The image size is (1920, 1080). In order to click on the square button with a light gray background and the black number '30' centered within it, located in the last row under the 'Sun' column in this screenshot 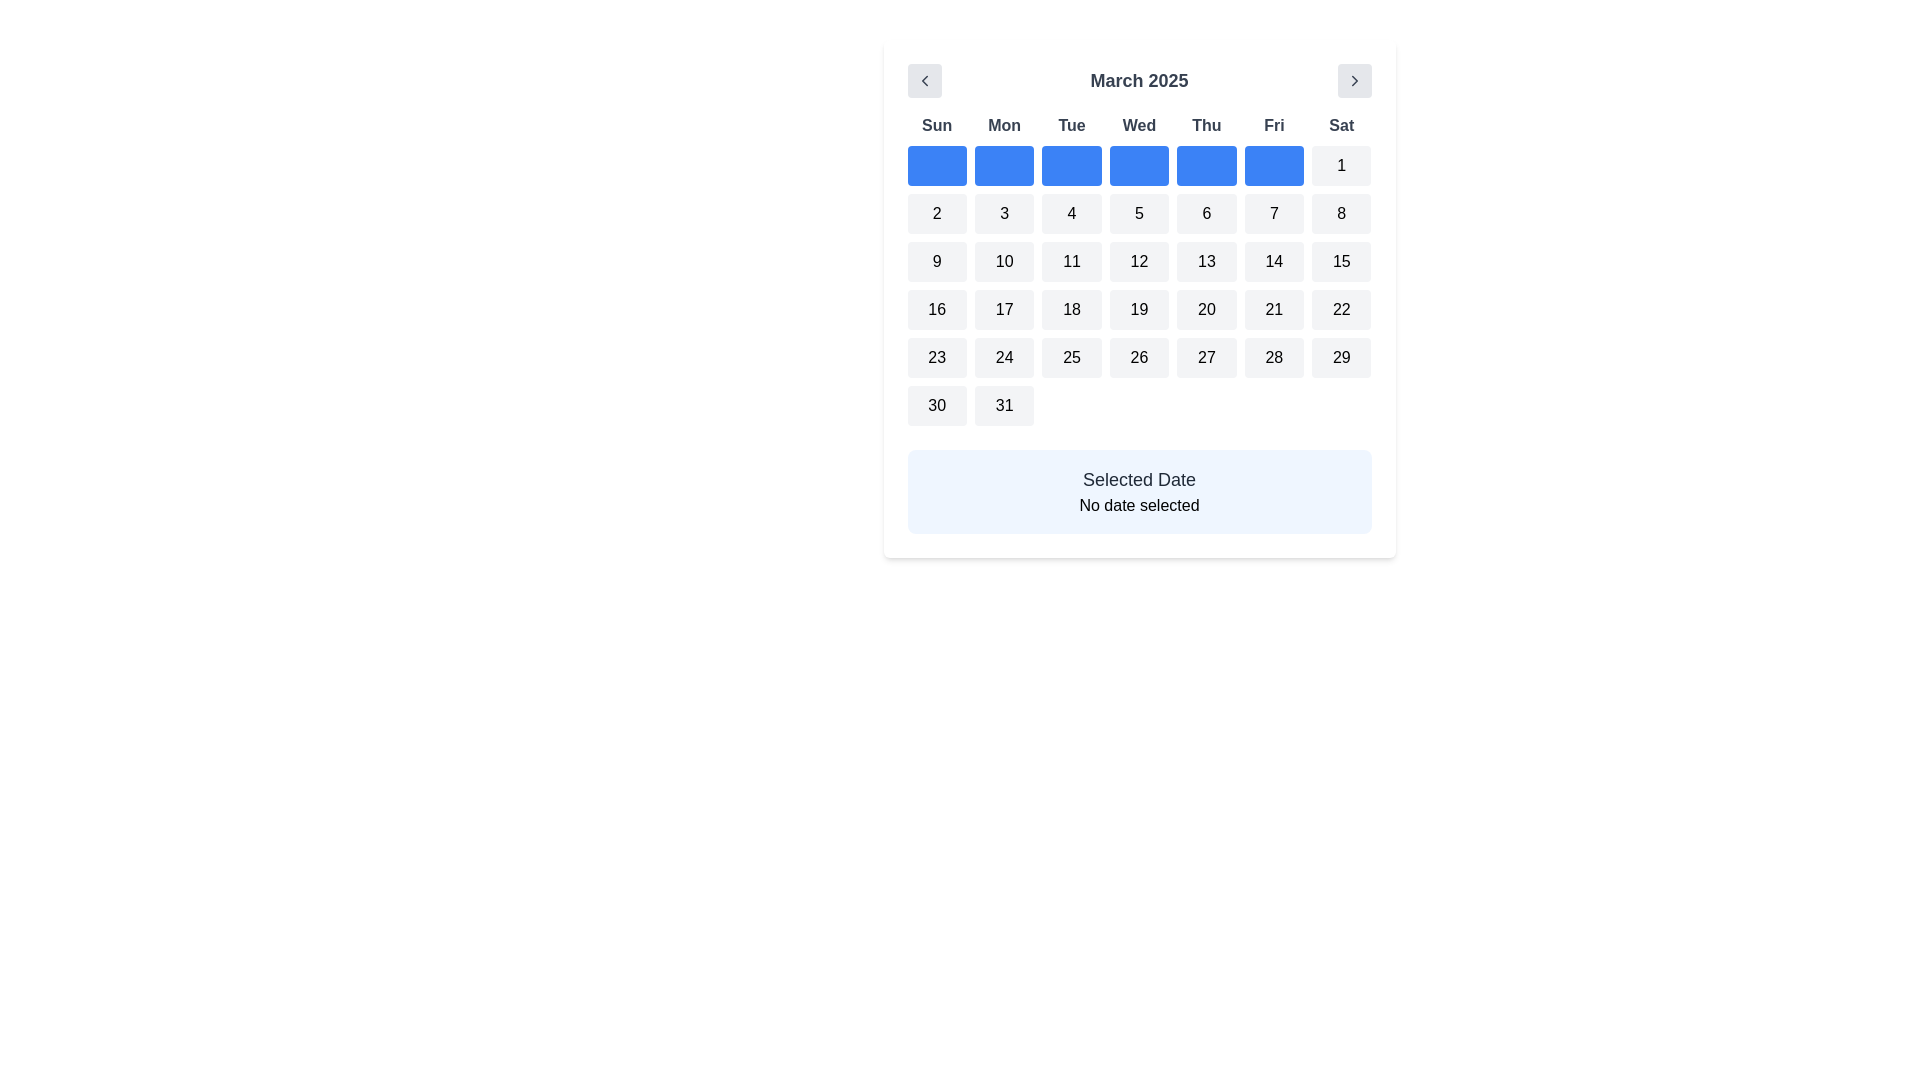, I will do `click(936, 405)`.